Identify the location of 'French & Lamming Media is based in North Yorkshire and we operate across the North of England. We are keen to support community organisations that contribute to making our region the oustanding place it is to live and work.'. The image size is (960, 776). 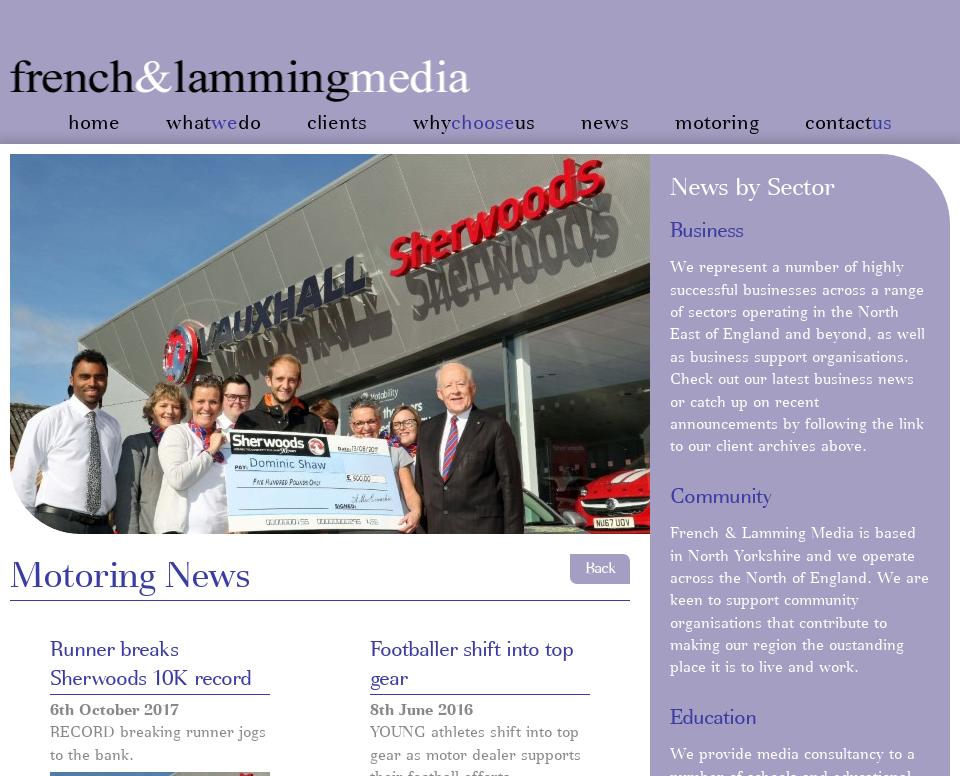
(669, 601).